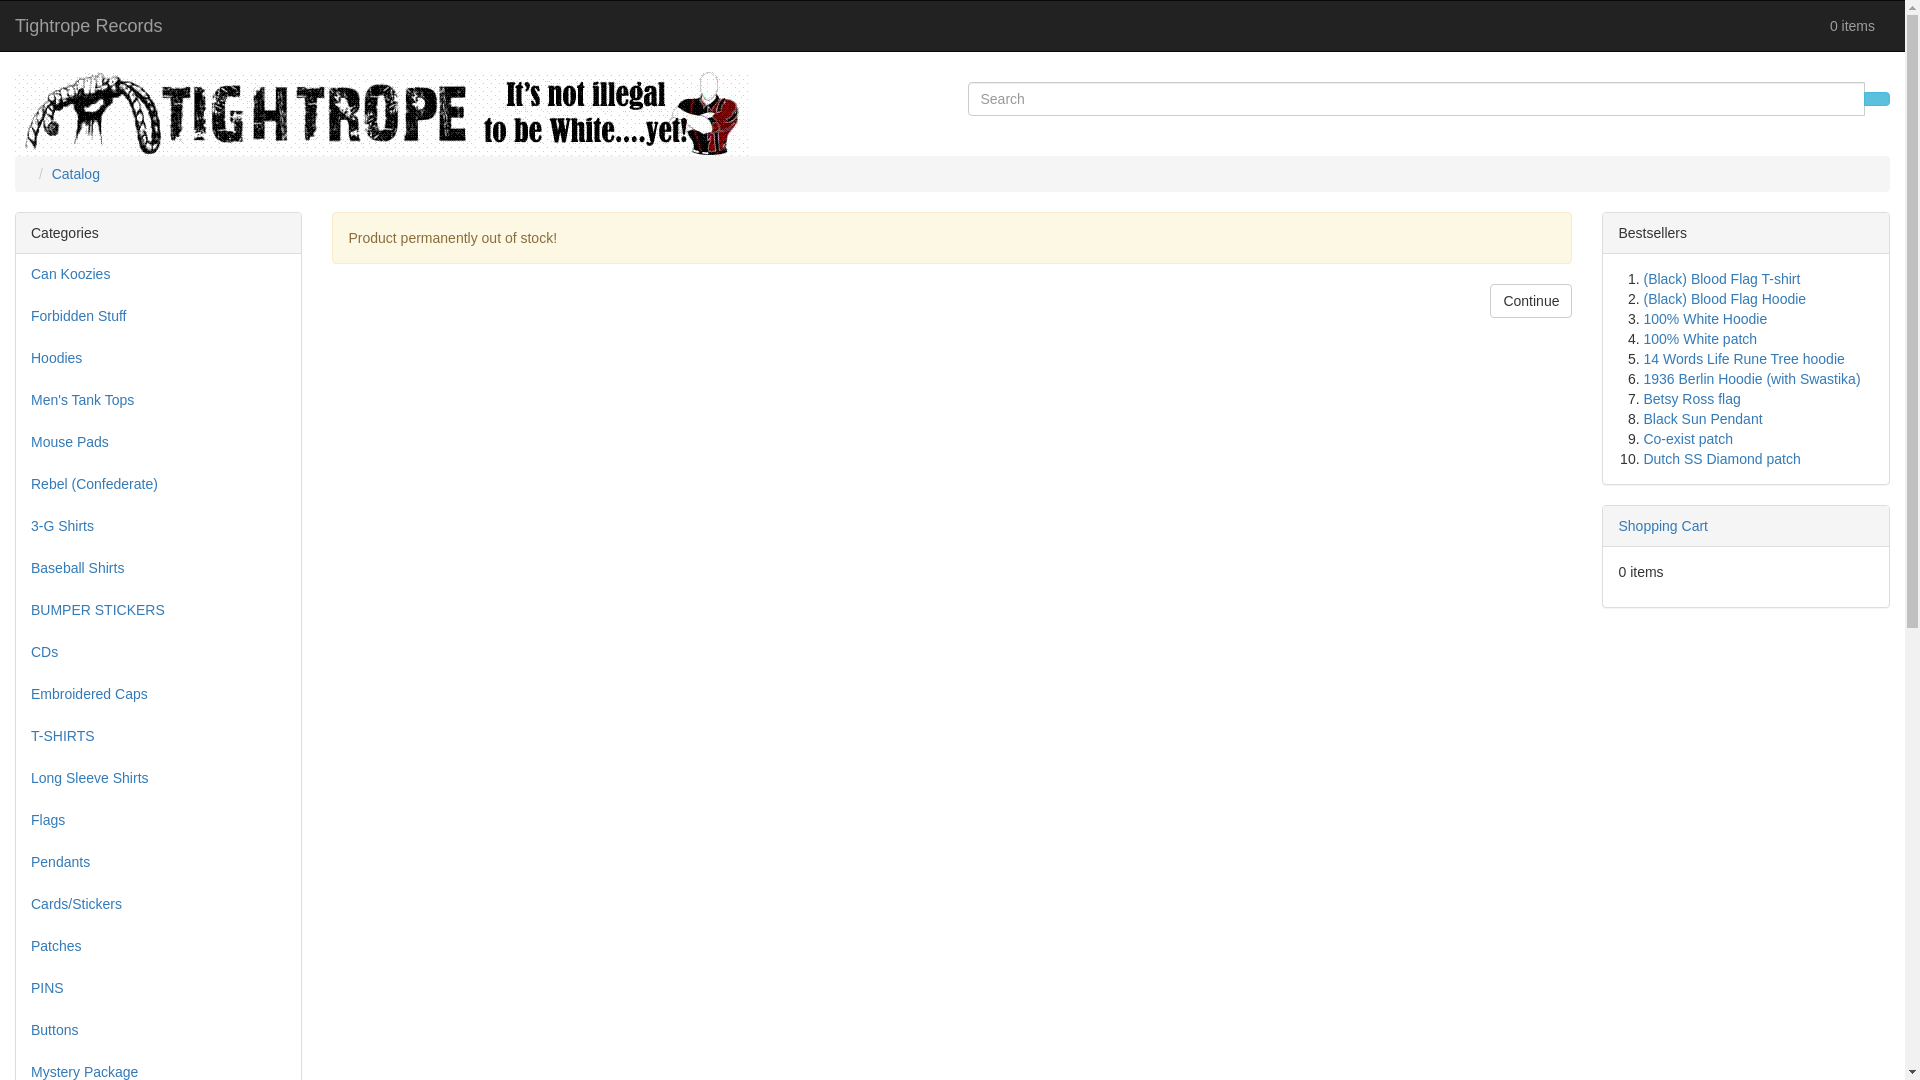 The image size is (1920, 1080). Describe the element at coordinates (157, 357) in the screenshot. I see `'Hoodies'` at that location.